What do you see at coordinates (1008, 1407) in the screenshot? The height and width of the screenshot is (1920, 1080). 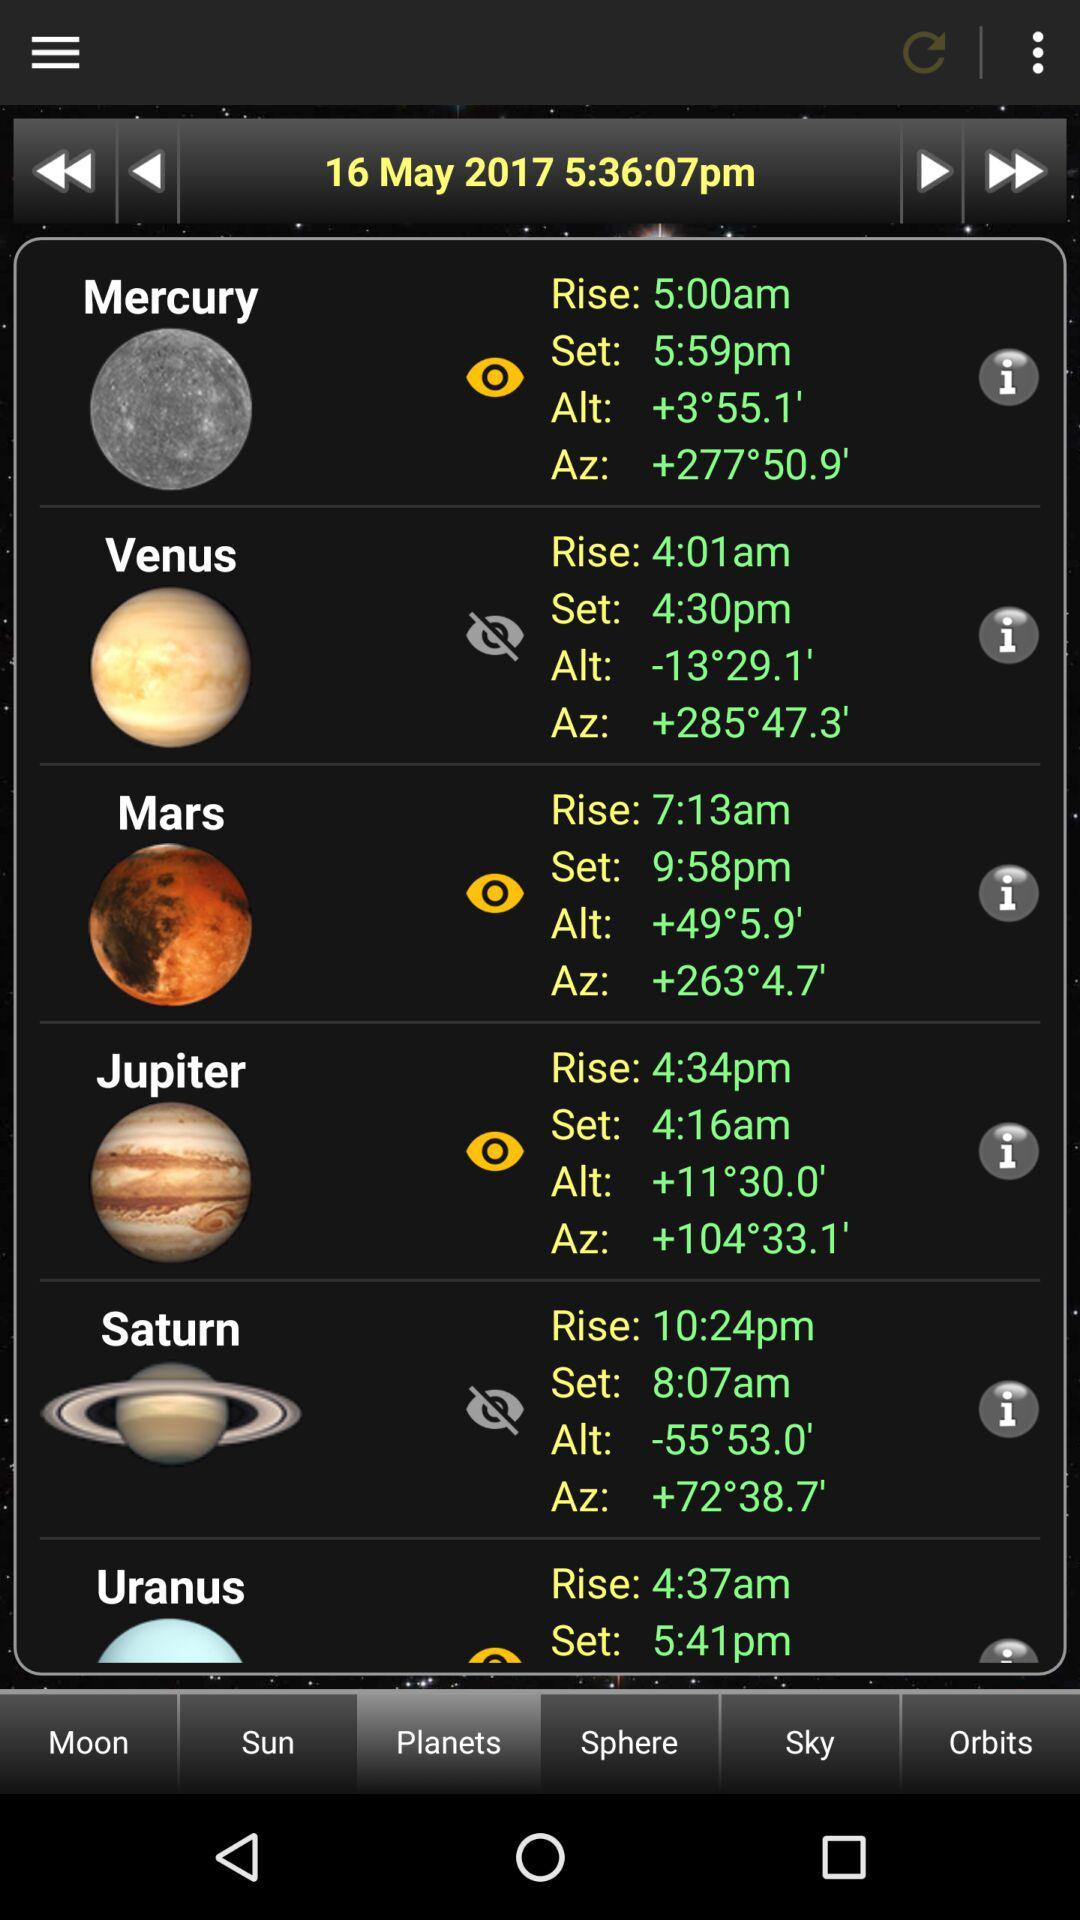 I see `information icon` at bounding box center [1008, 1407].